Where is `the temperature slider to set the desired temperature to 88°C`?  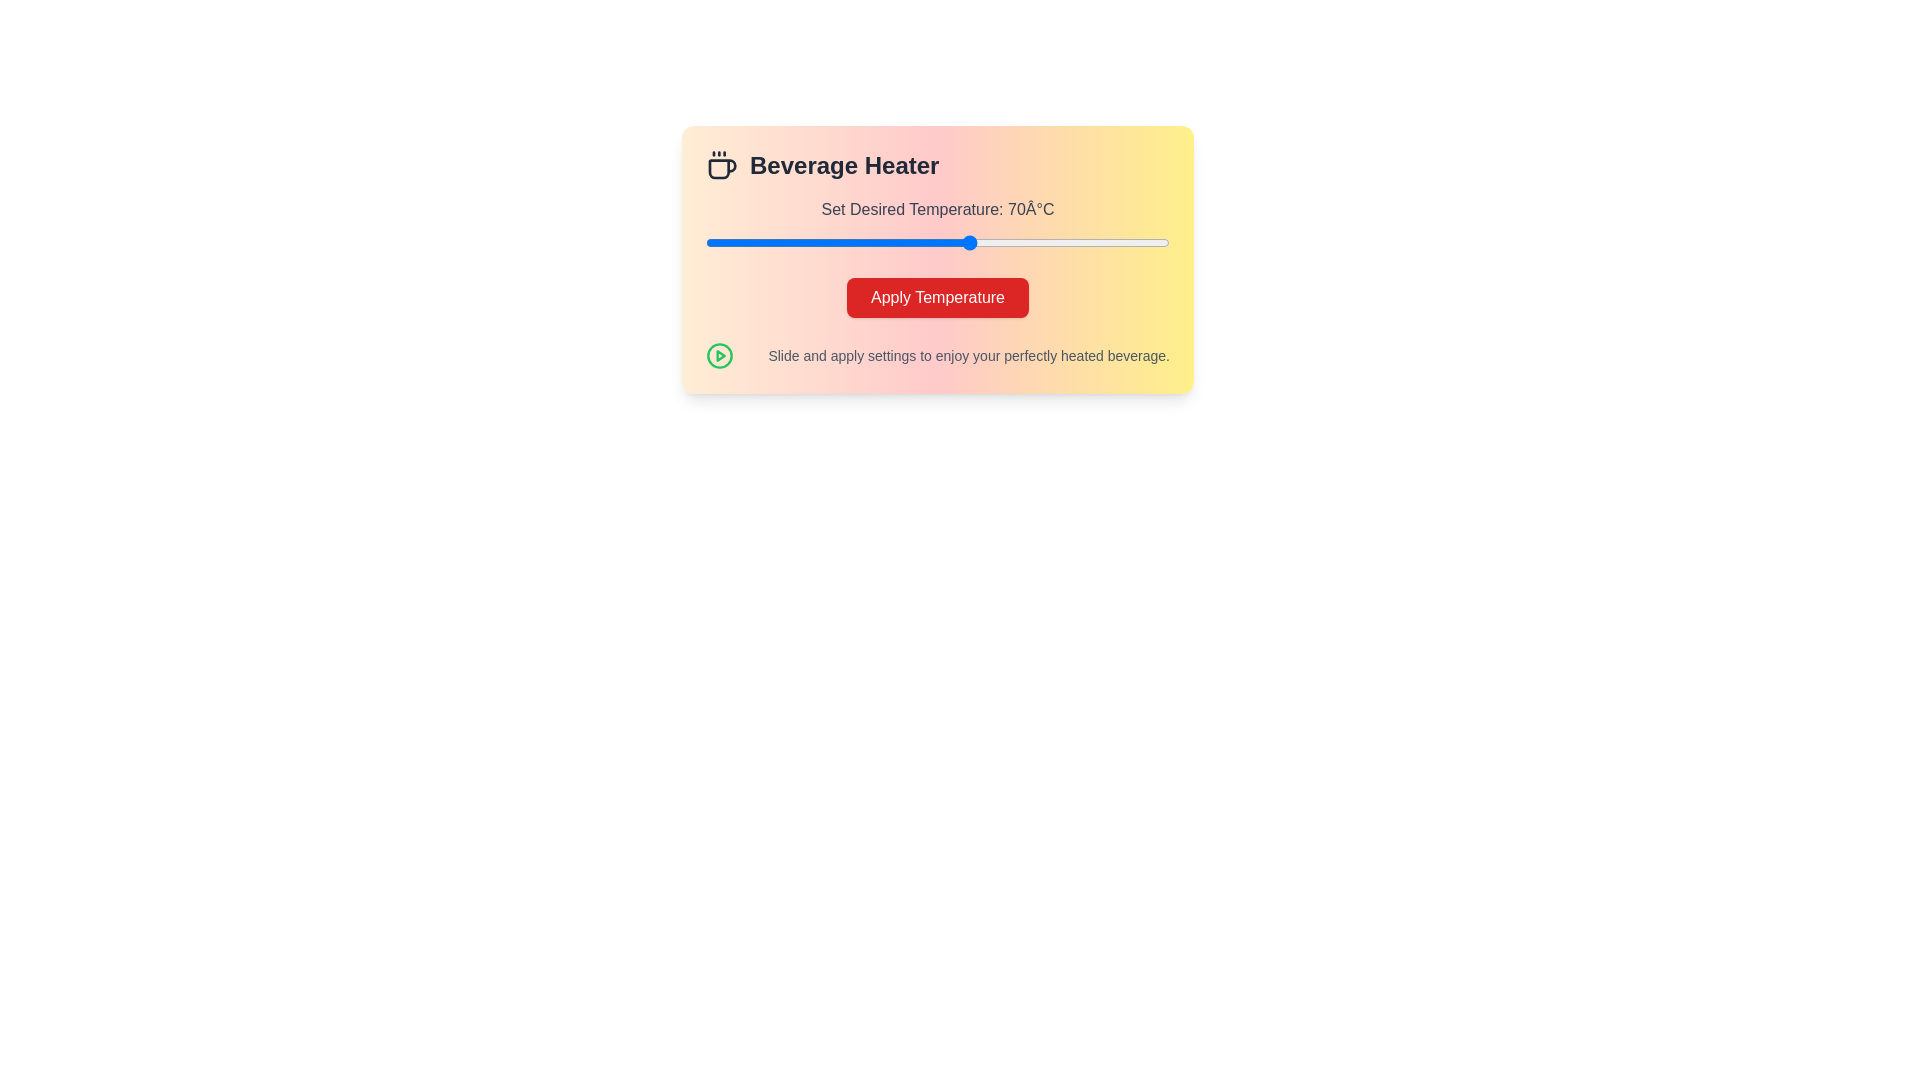 the temperature slider to set the desired temperature to 88°C is located at coordinates (1089, 242).